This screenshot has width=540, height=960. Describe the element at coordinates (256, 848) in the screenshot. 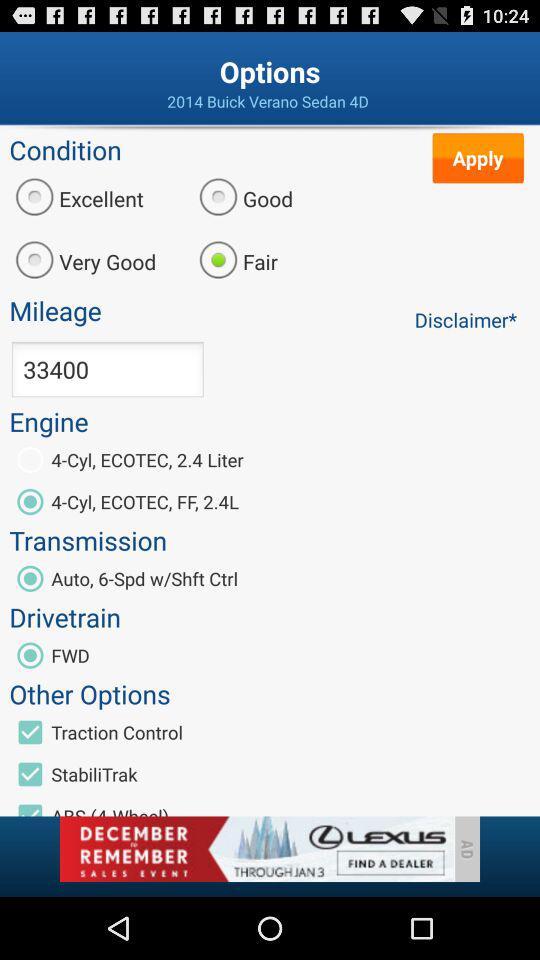

I see `banner advertisement` at that location.